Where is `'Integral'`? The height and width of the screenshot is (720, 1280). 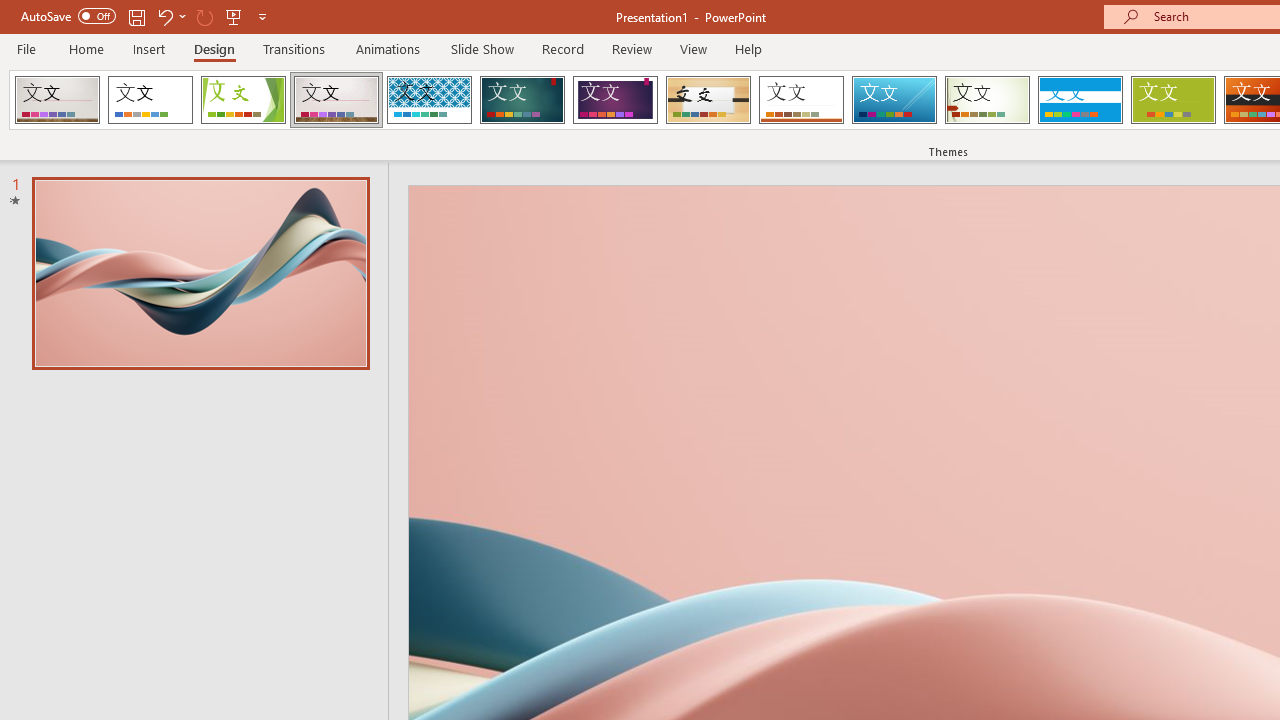
'Integral' is located at coordinates (428, 100).